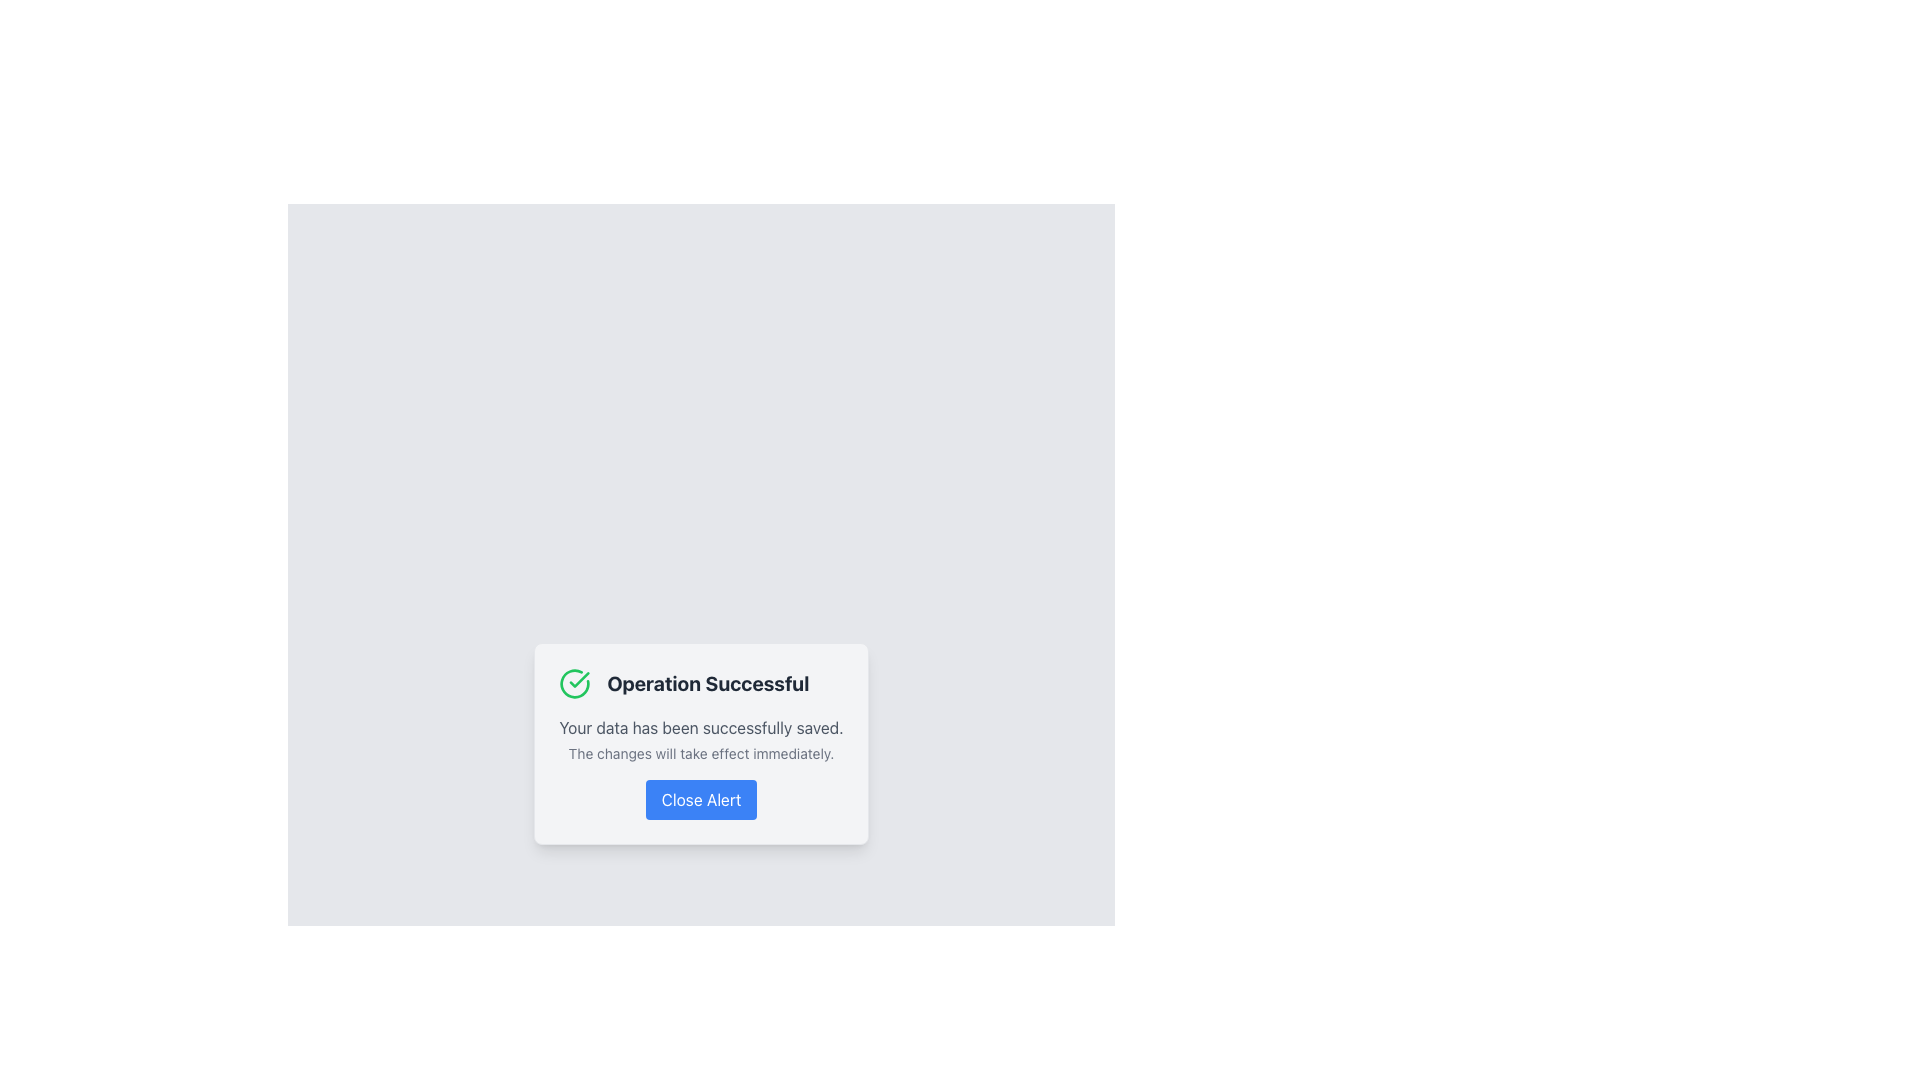 The height and width of the screenshot is (1080, 1920). What do you see at coordinates (701, 728) in the screenshot?
I see `the first line of the confirmation message in the modal dialogue box titled 'Operation Successful', which notifies the user that their data has been successfully saved` at bounding box center [701, 728].